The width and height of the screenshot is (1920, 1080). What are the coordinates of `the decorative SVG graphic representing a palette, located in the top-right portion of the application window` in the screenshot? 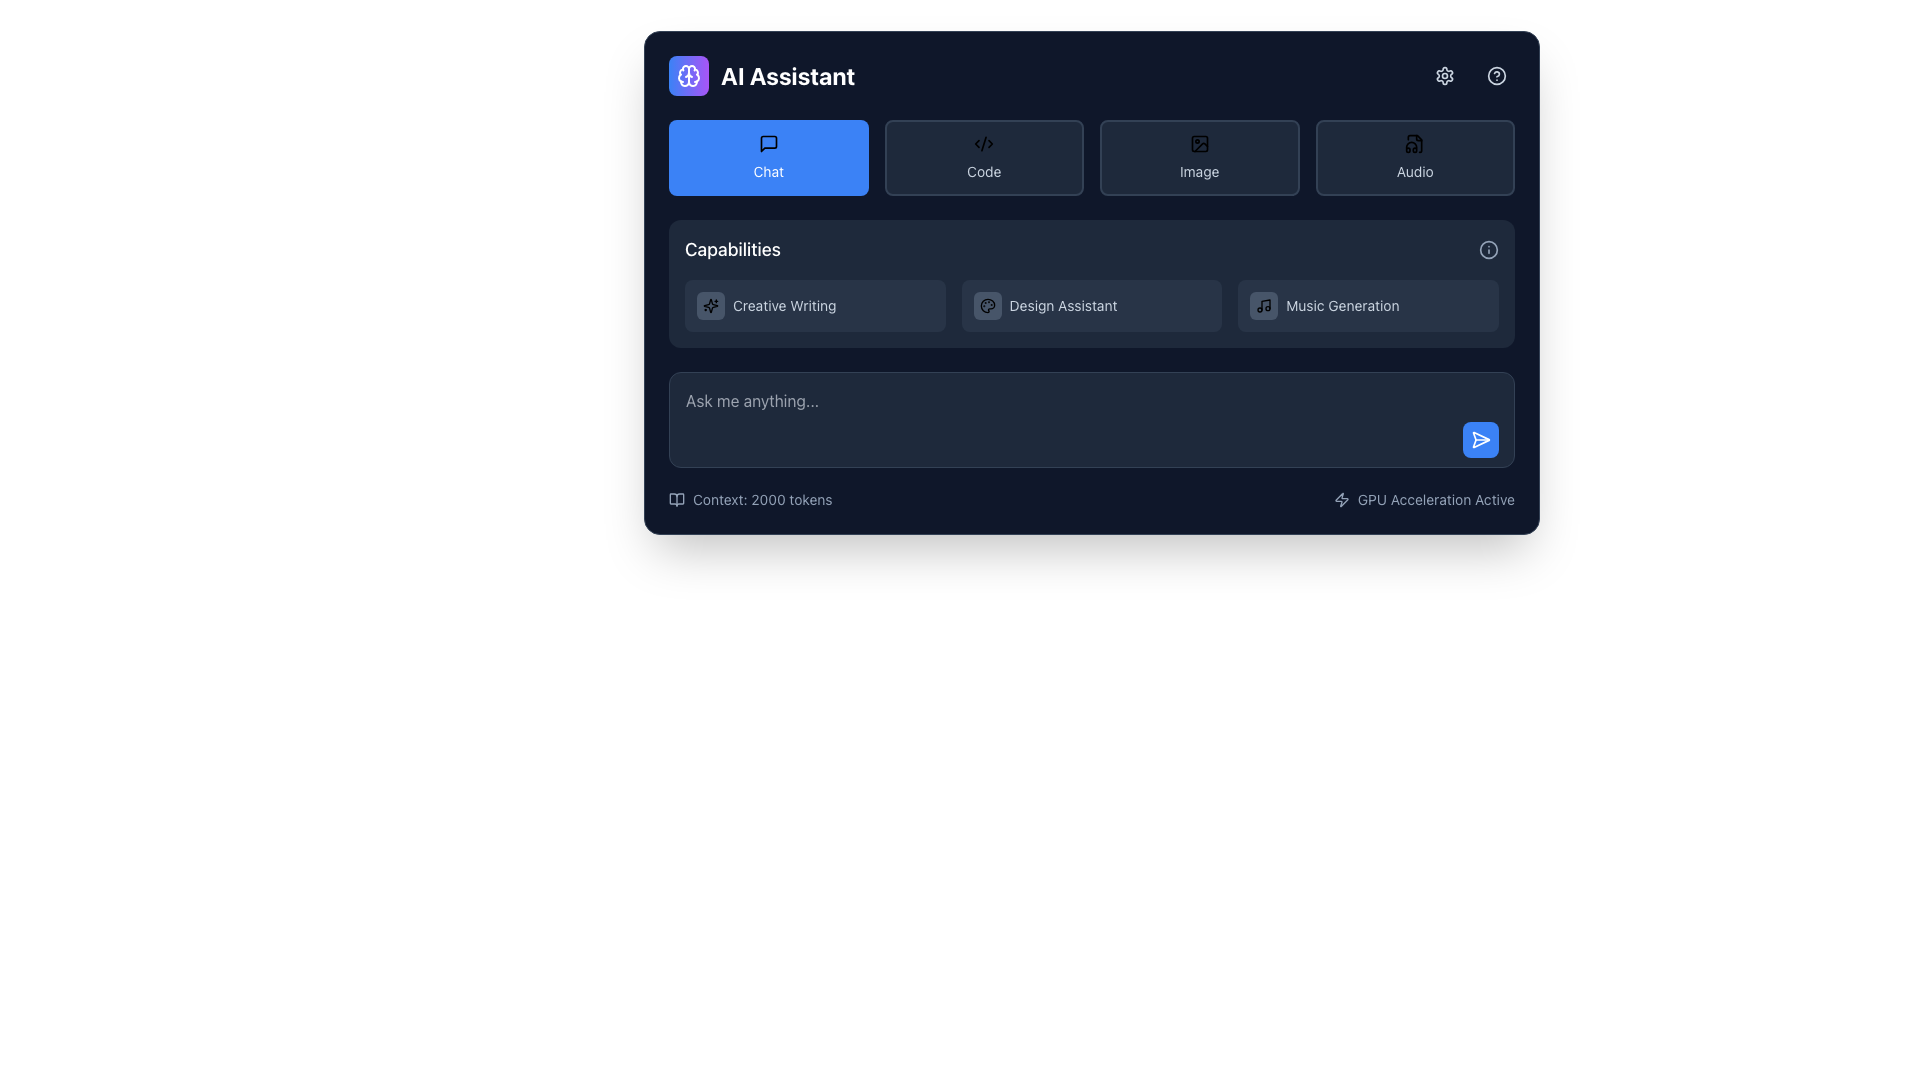 It's located at (987, 305).